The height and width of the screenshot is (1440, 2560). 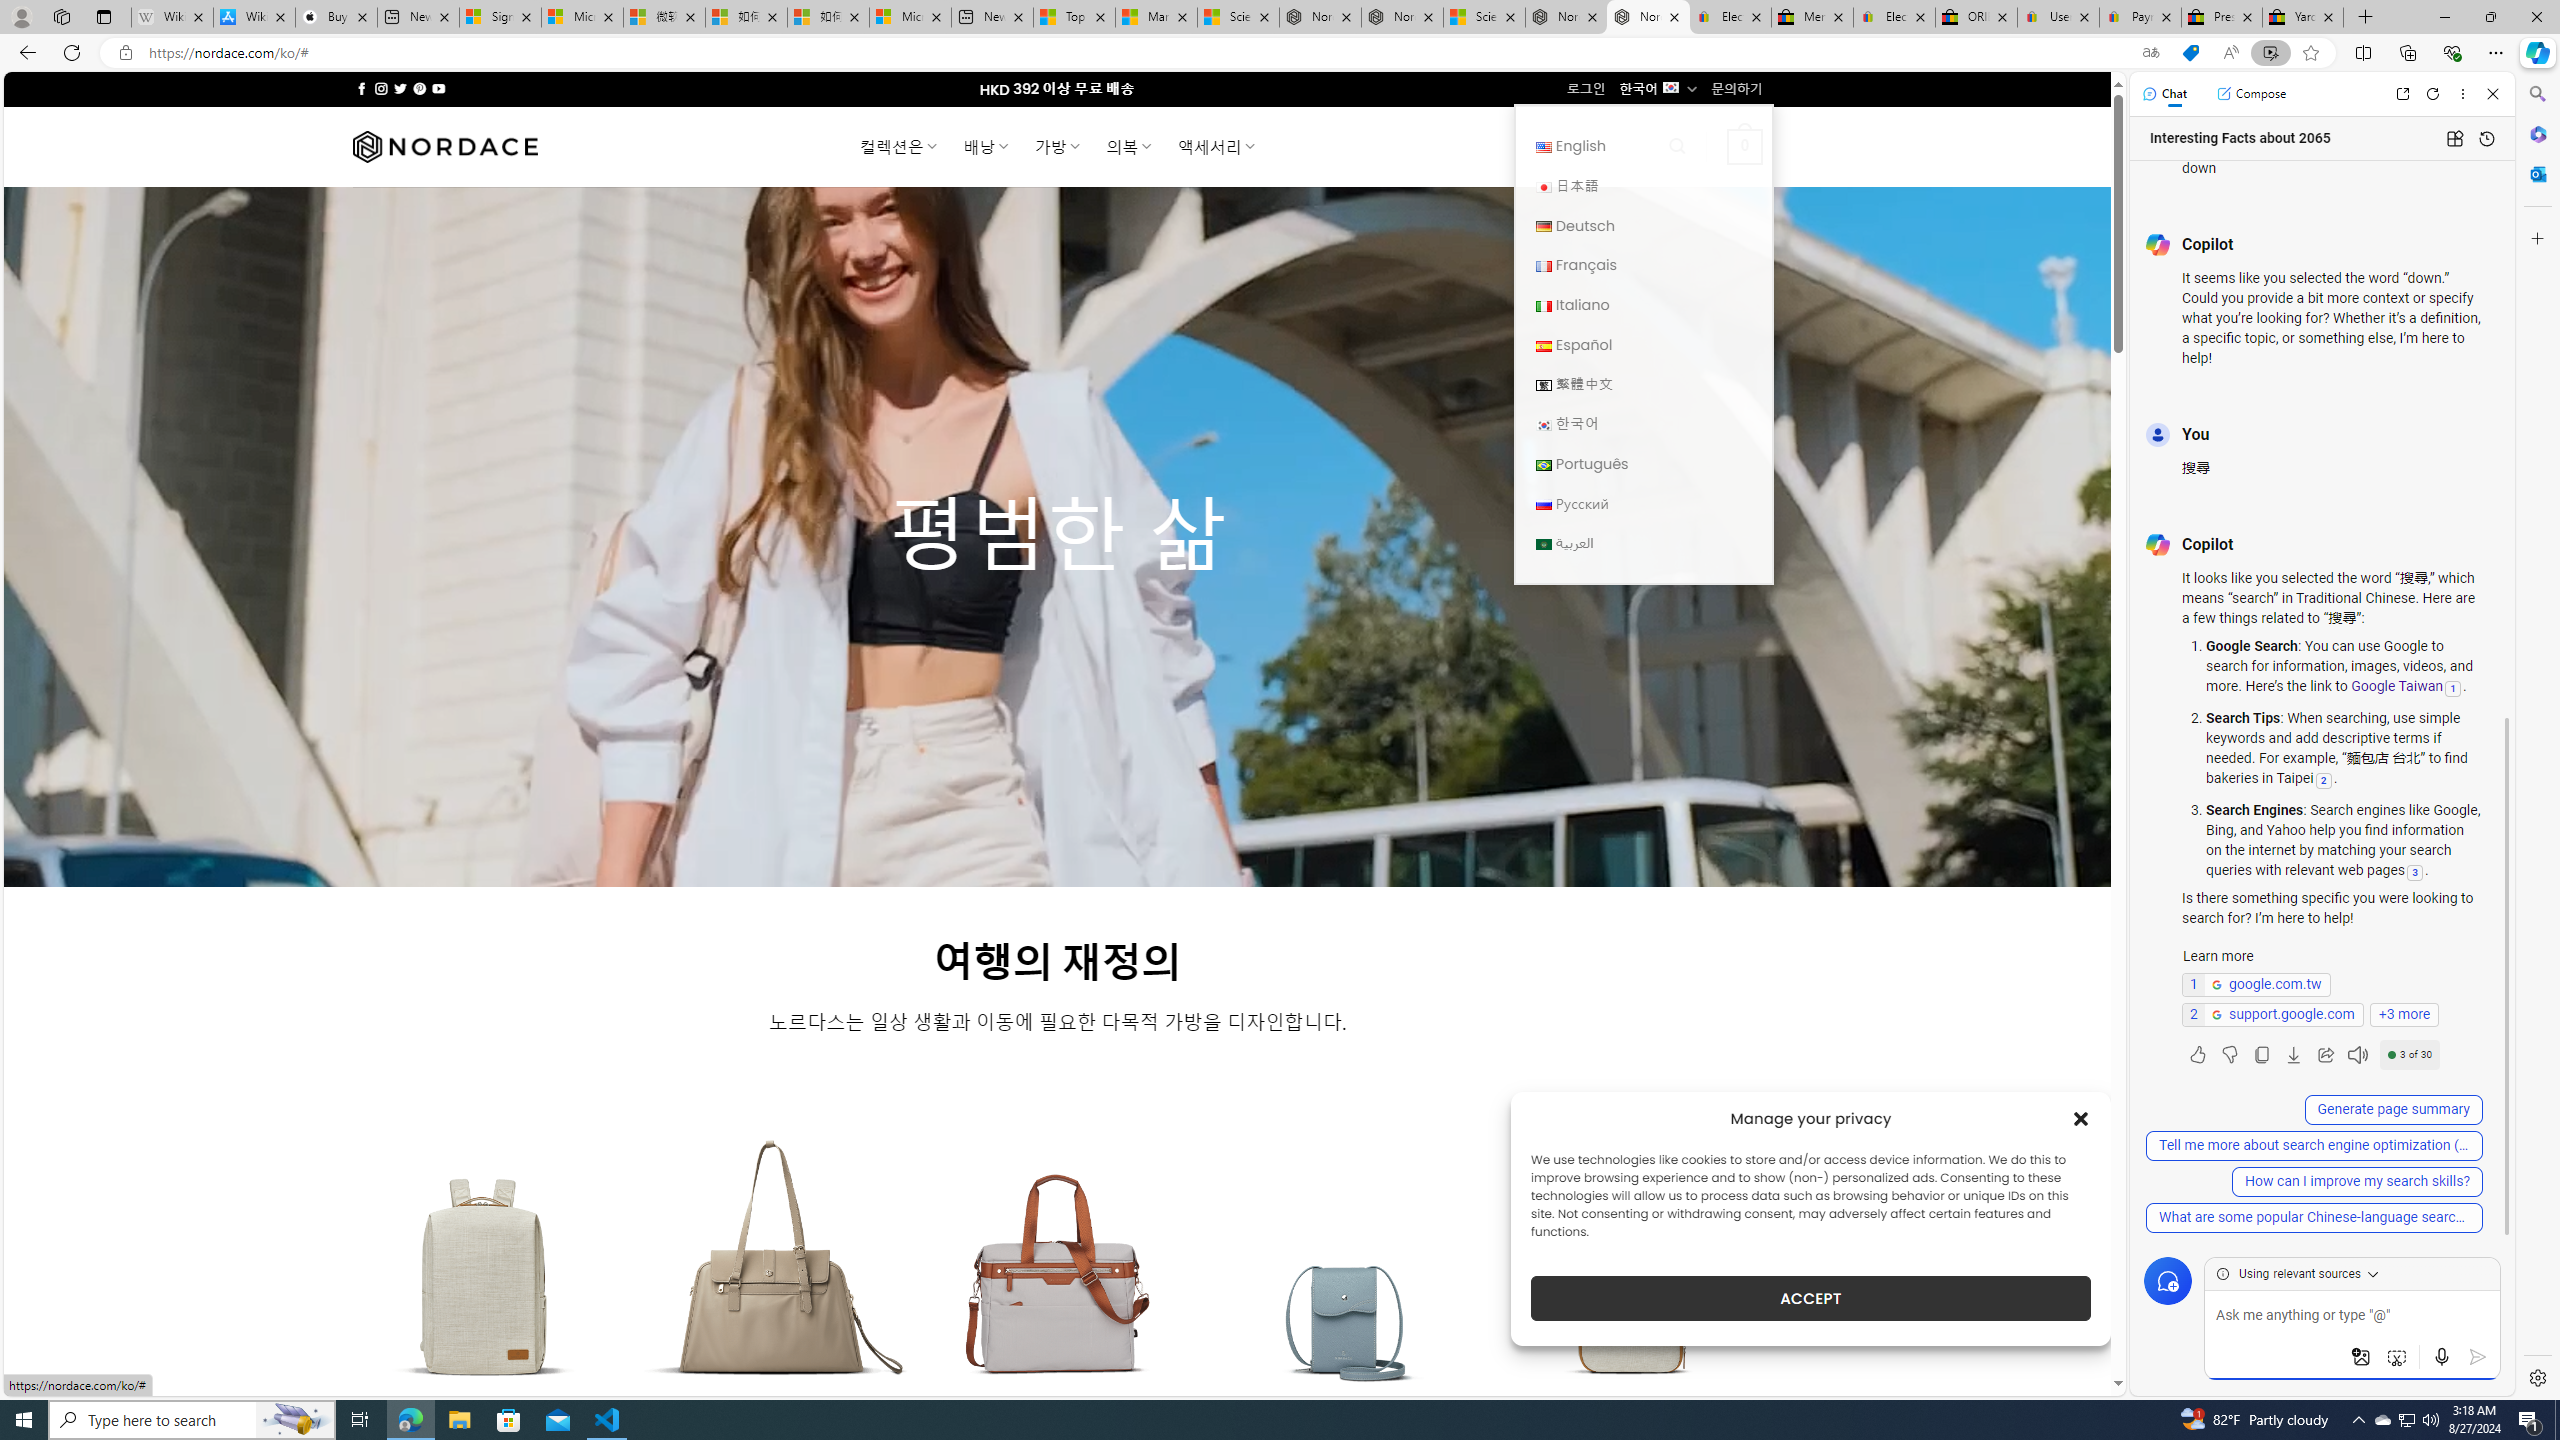 I want to click on 'Deutsch Deutsch', so click(x=1642, y=225).